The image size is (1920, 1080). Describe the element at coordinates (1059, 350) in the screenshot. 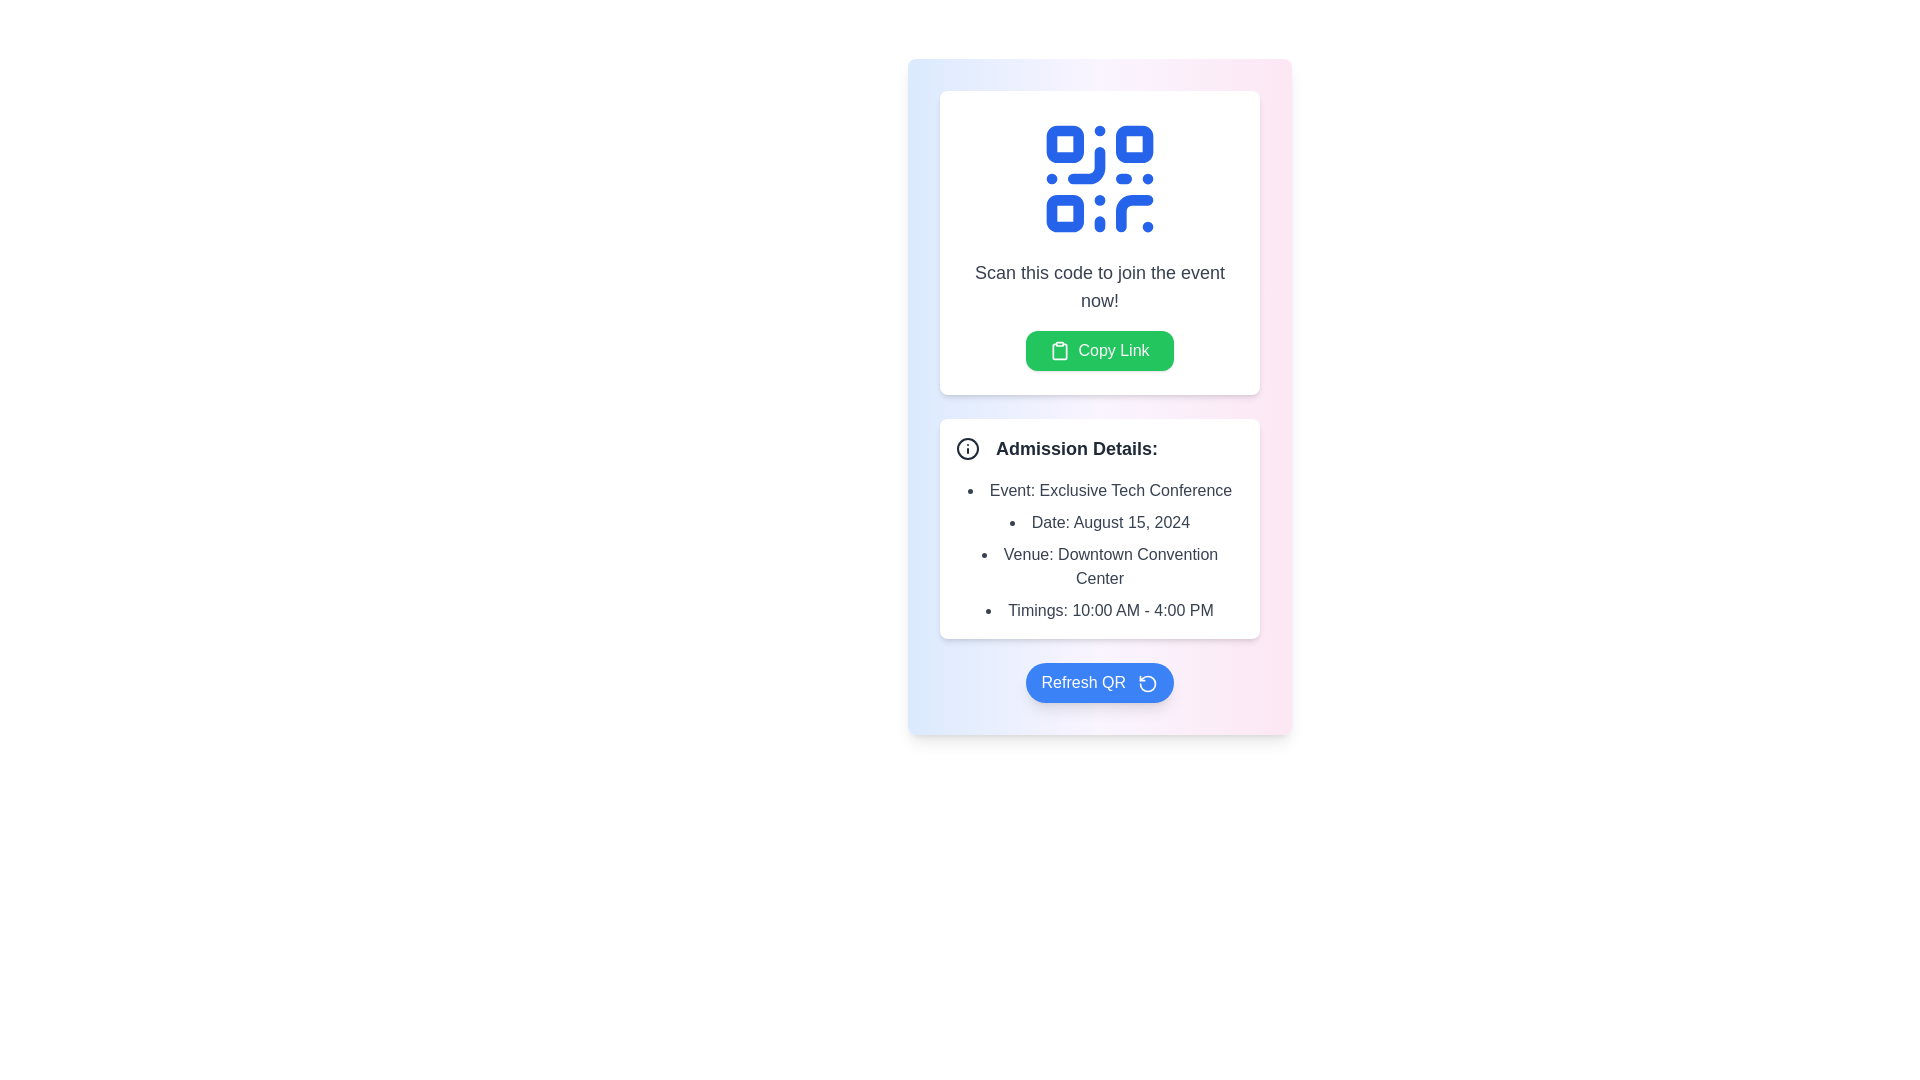

I see `the Icon (SVG) that indicates the purpose of the 'Copy Link' button, which is centrally located below a QR code and above the 'Admission Details' section` at that location.